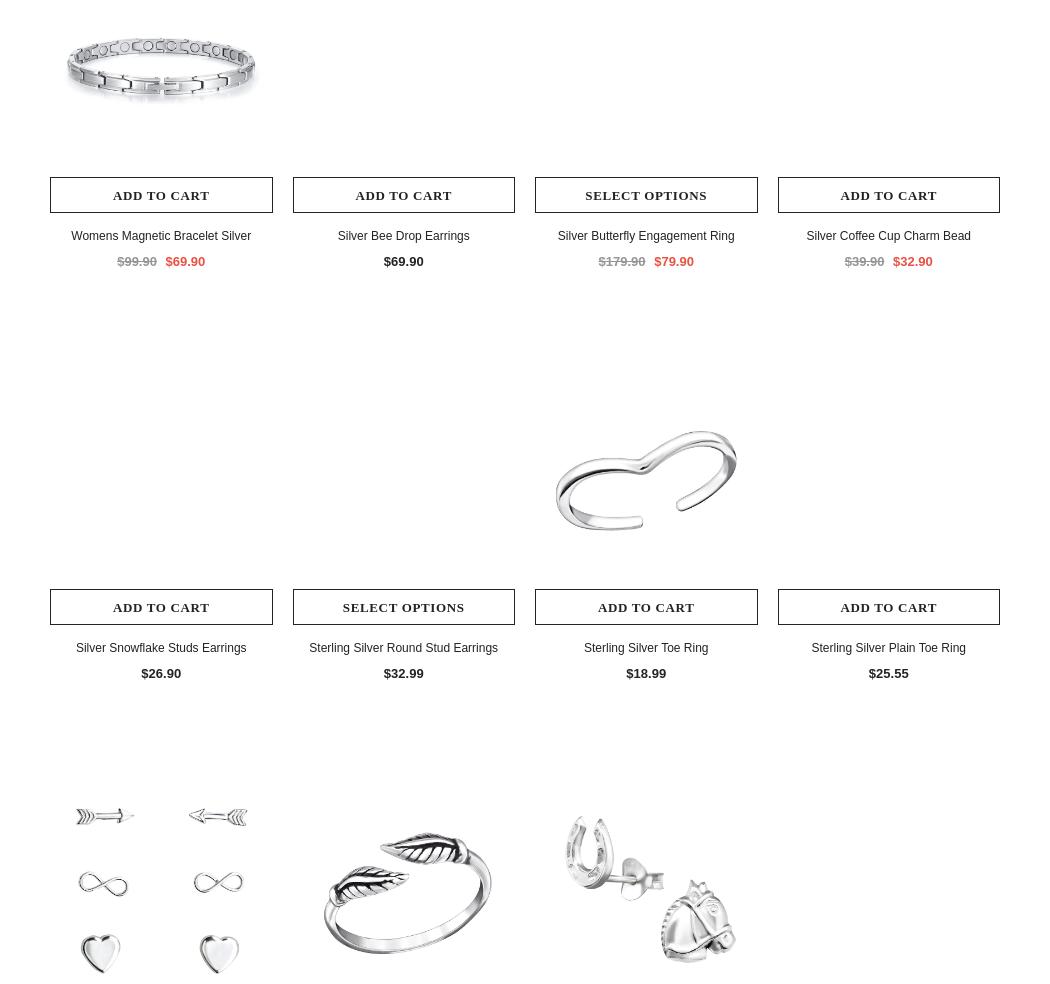 The image size is (1050, 984). What do you see at coordinates (843, 259) in the screenshot?
I see `'$39.90'` at bounding box center [843, 259].